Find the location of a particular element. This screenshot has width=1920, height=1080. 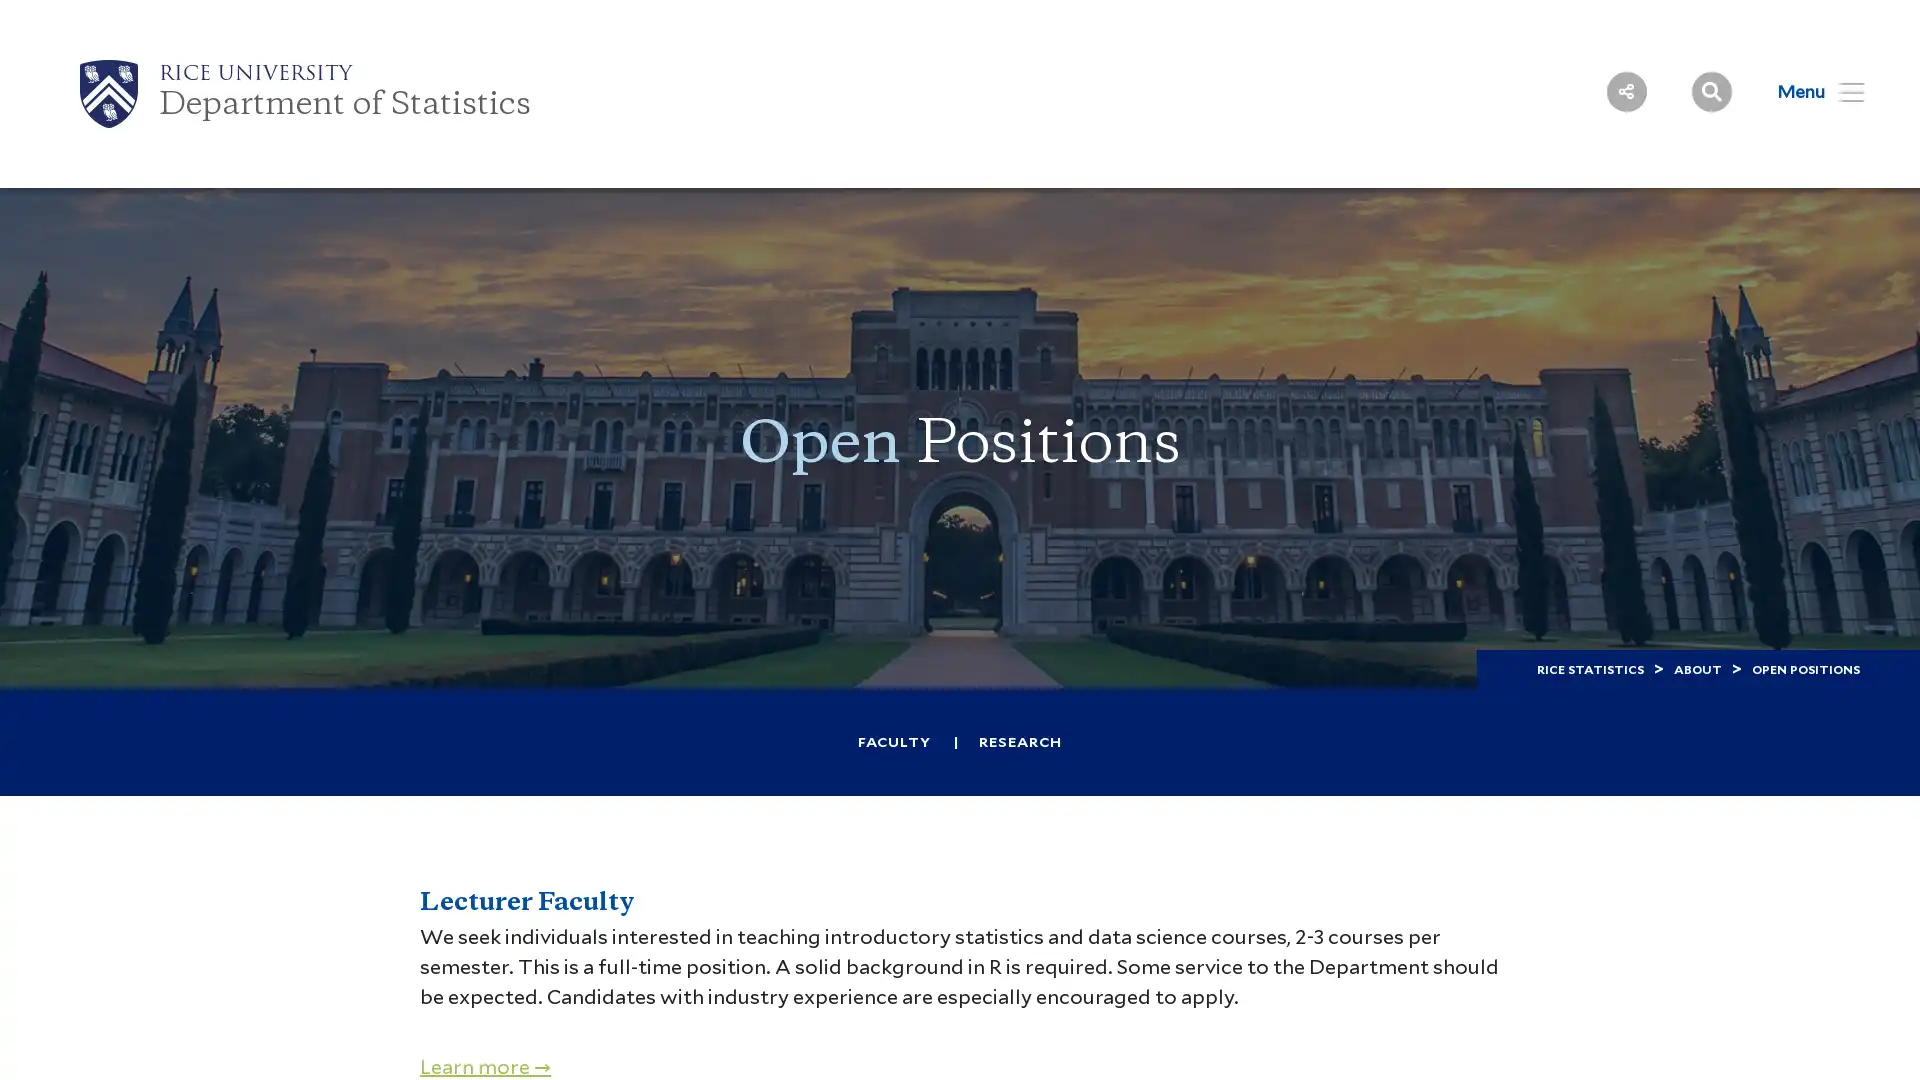

Open Menu is located at coordinates (1808, 91).